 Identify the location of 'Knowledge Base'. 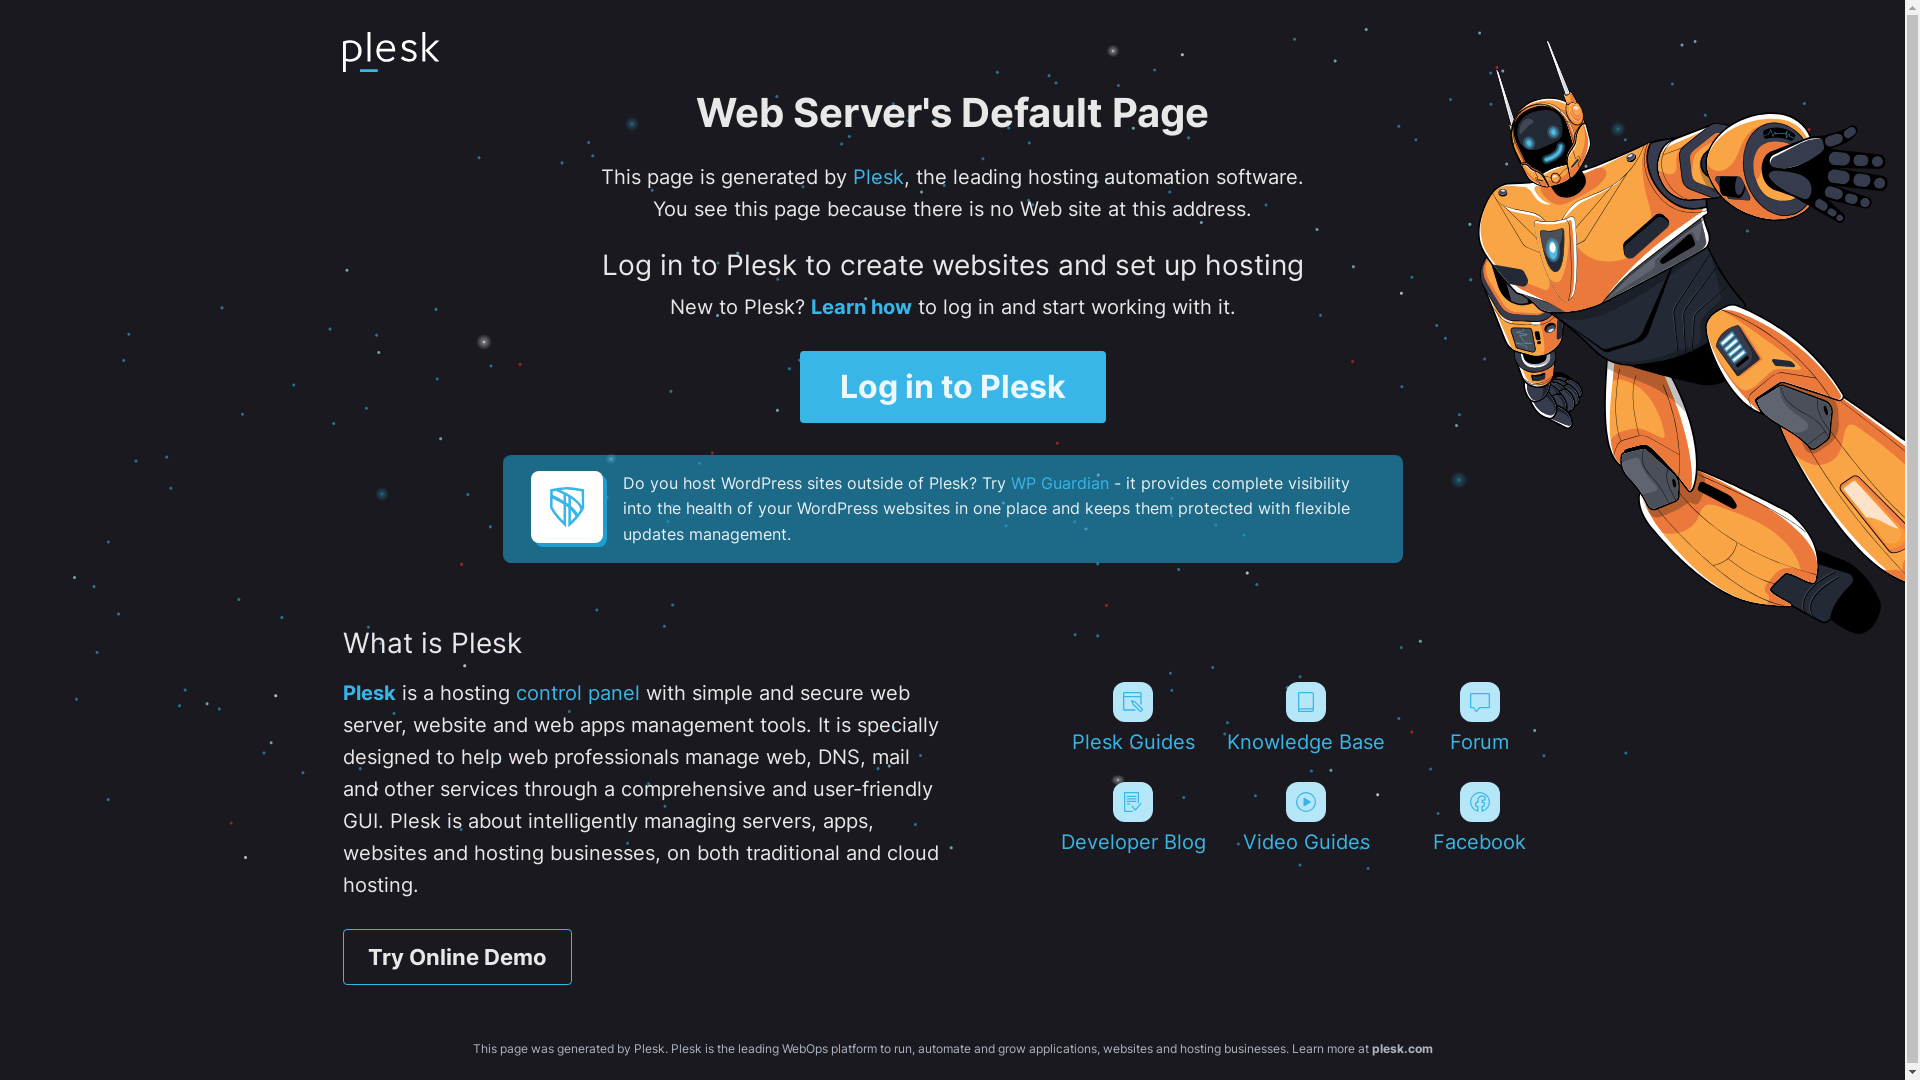
(1223, 716).